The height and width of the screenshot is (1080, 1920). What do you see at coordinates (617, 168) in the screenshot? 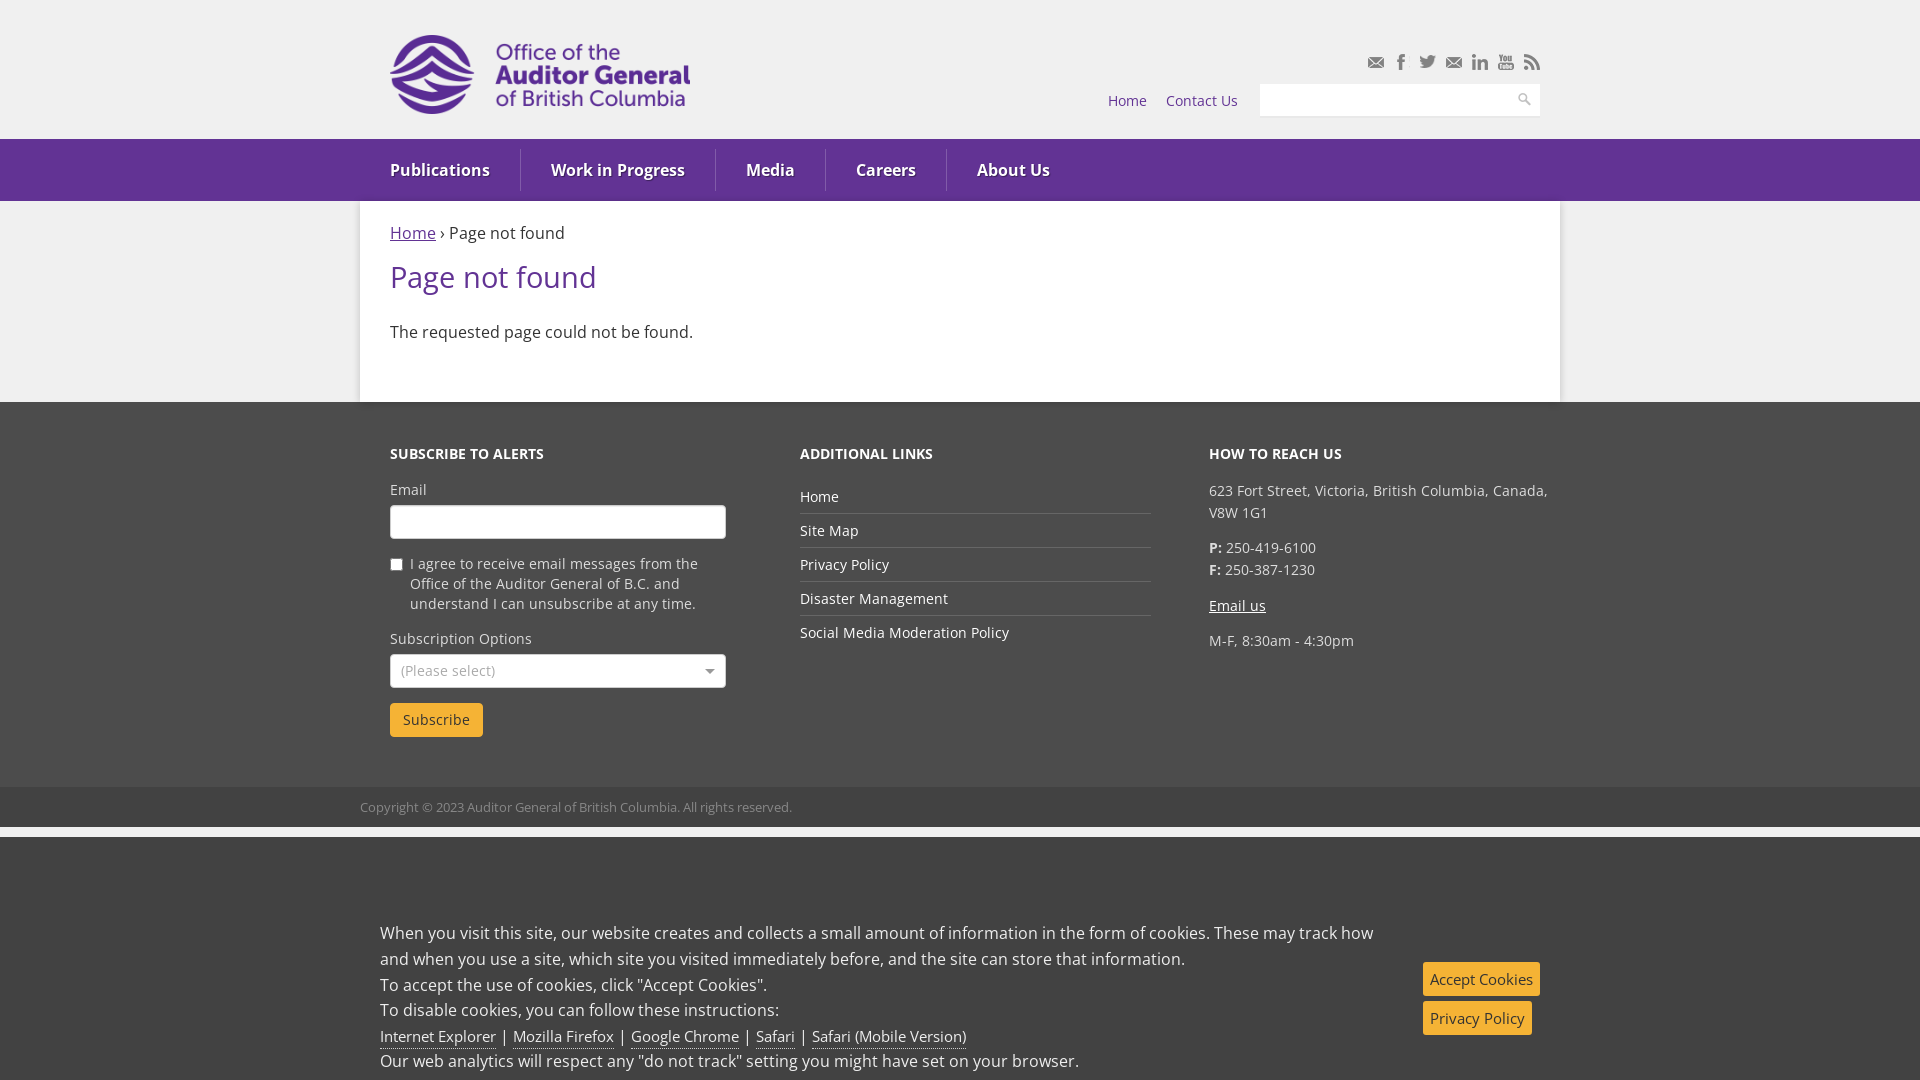
I see `'Work in Progress'` at bounding box center [617, 168].